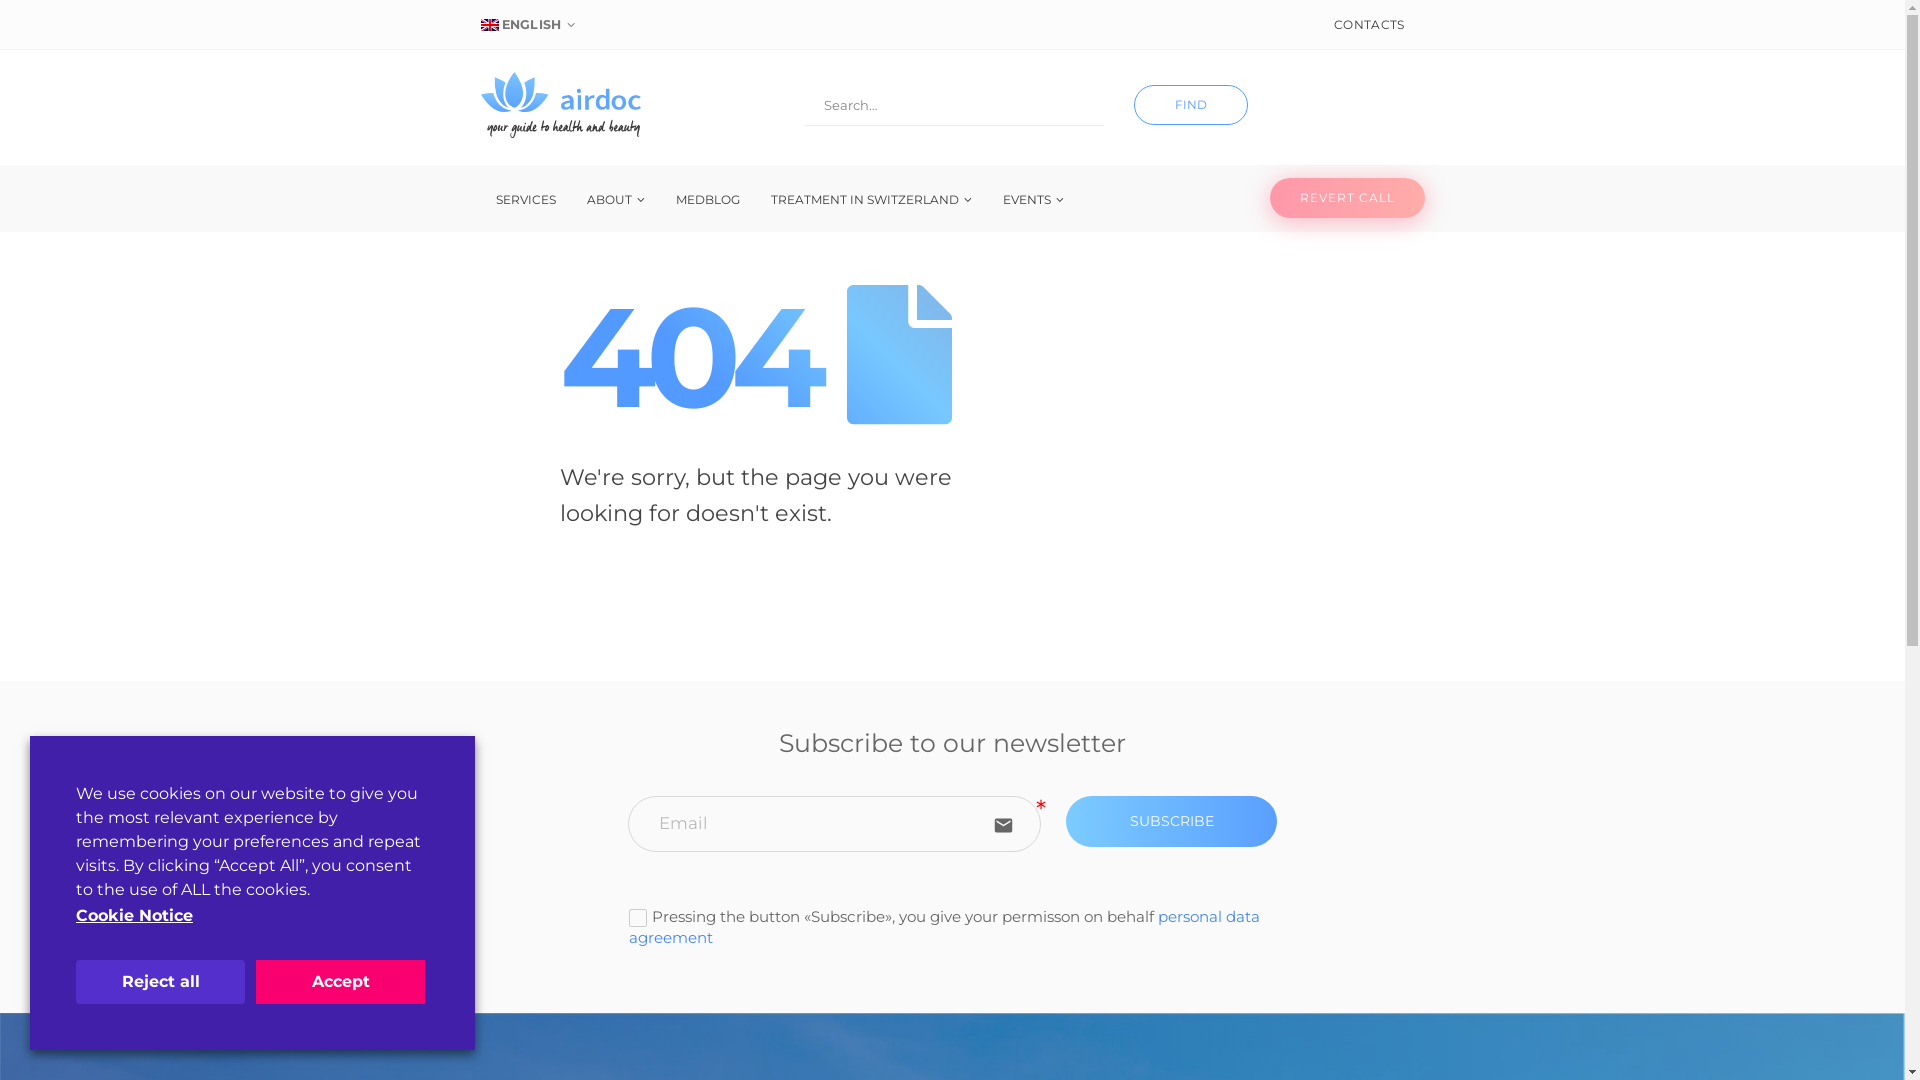 This screenshot has height=1080, width=1920. I want to click on 'SUBSCRIBE', so click(1171, 821).